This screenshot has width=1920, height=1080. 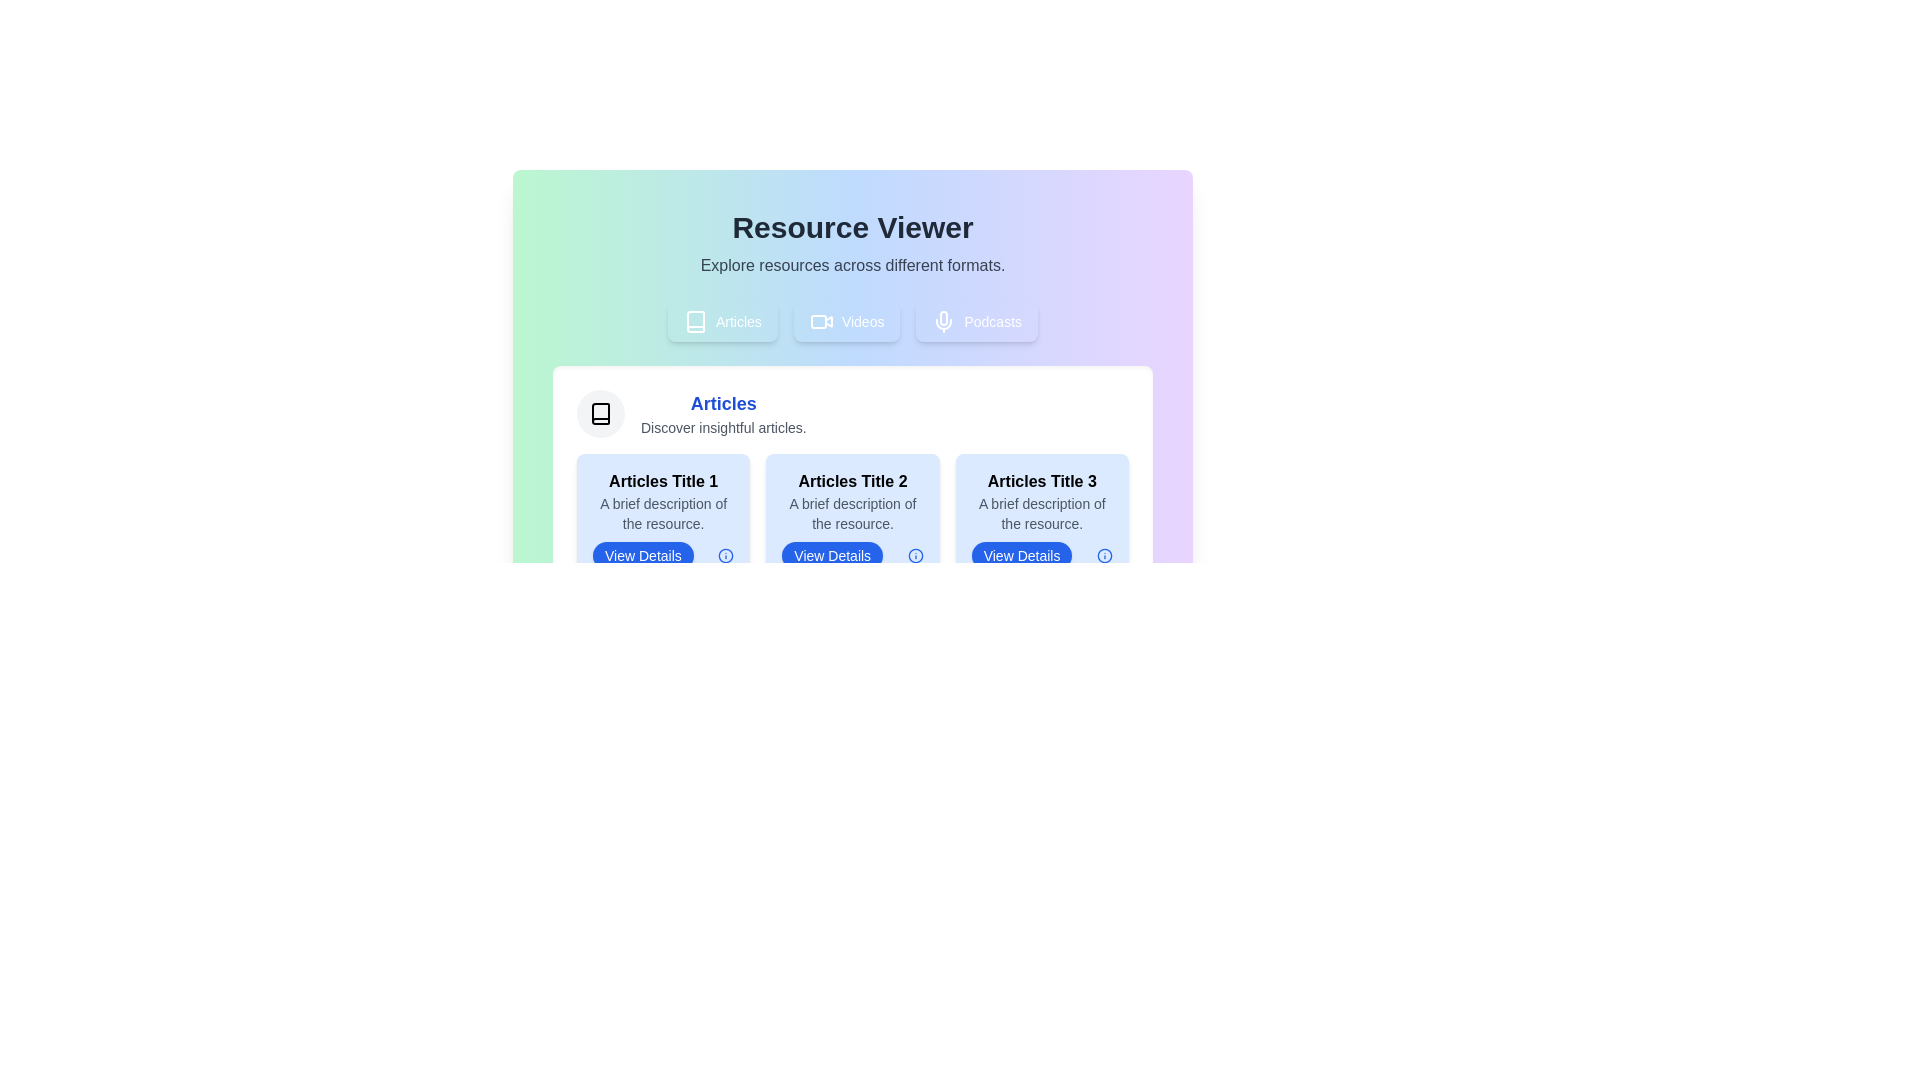 What do you see at coordinates (853, 512) in the screenshot?
I see `text description that says 'A brief description of the resource.' which is the second text block below 'Articles Title 2'` at bounding box center [853, 512].